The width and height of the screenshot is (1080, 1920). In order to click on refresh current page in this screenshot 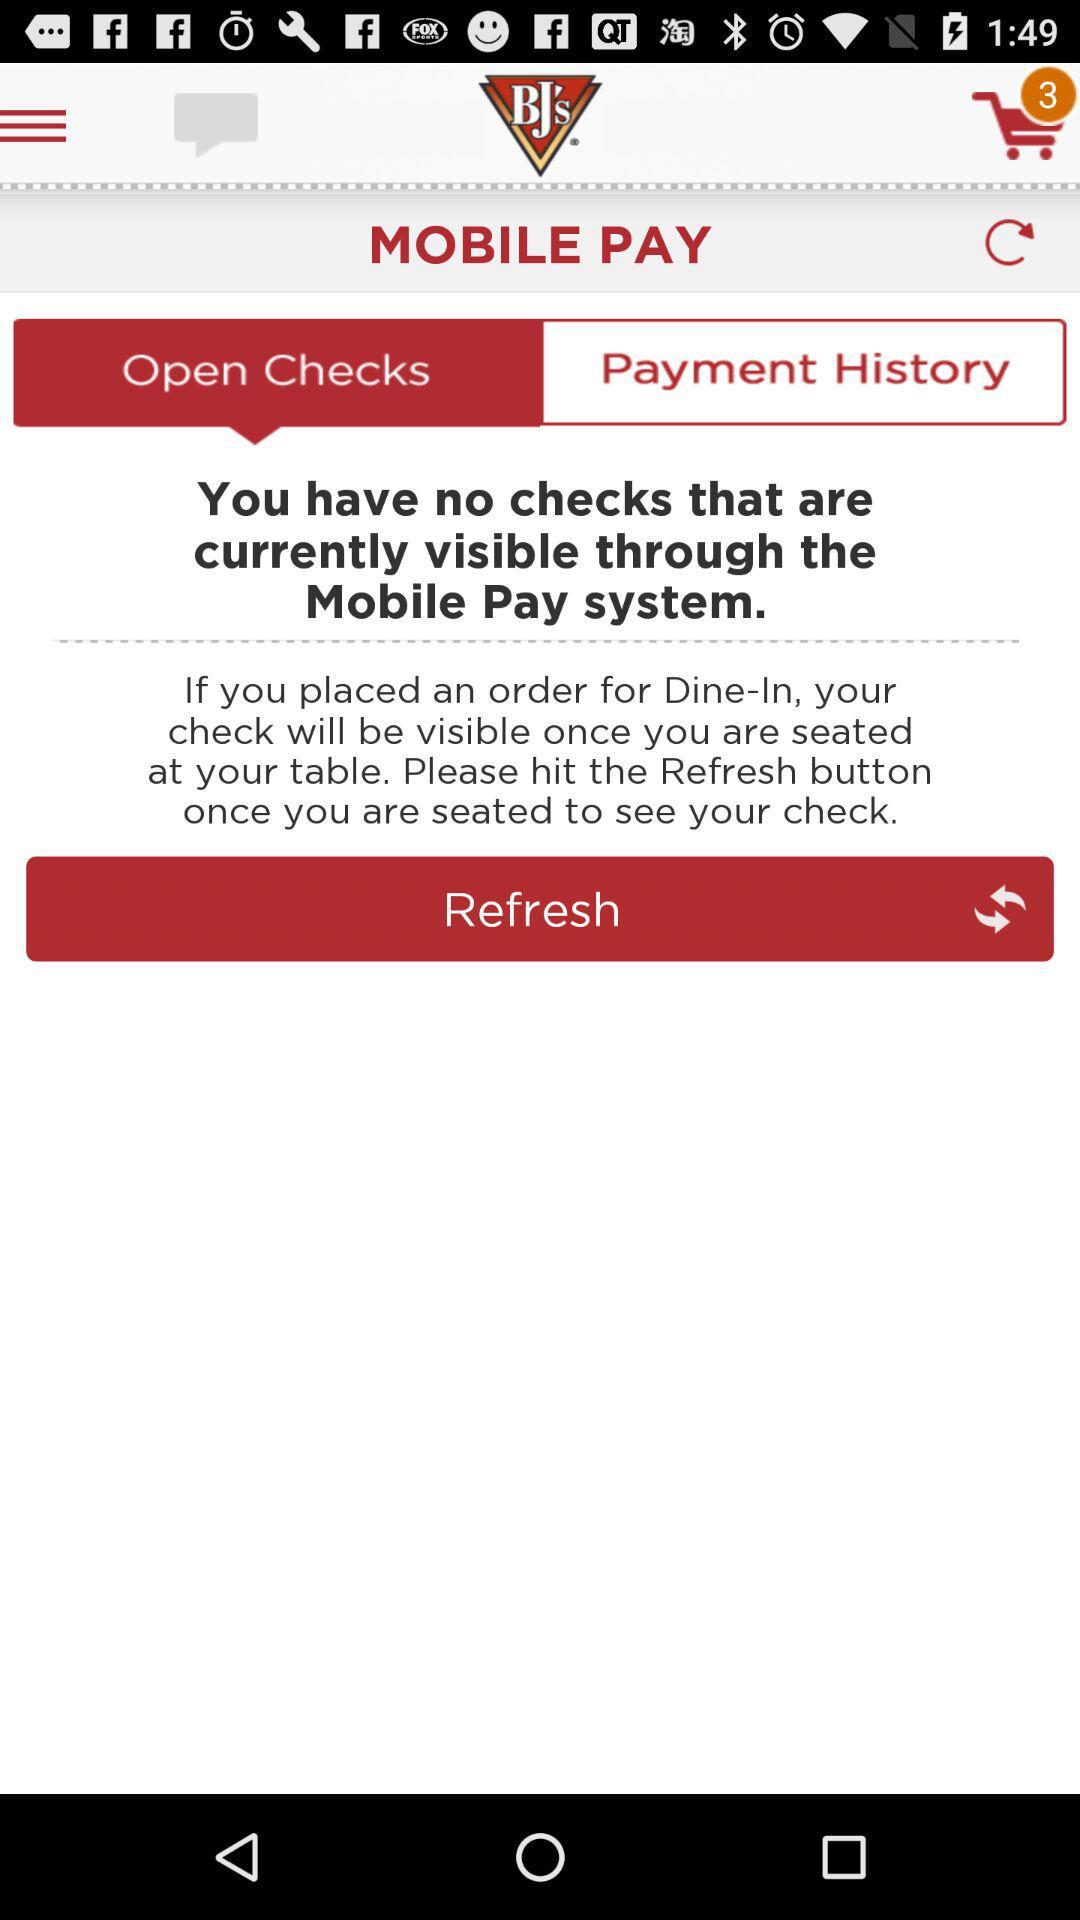, I will do `click(540, 996)`.